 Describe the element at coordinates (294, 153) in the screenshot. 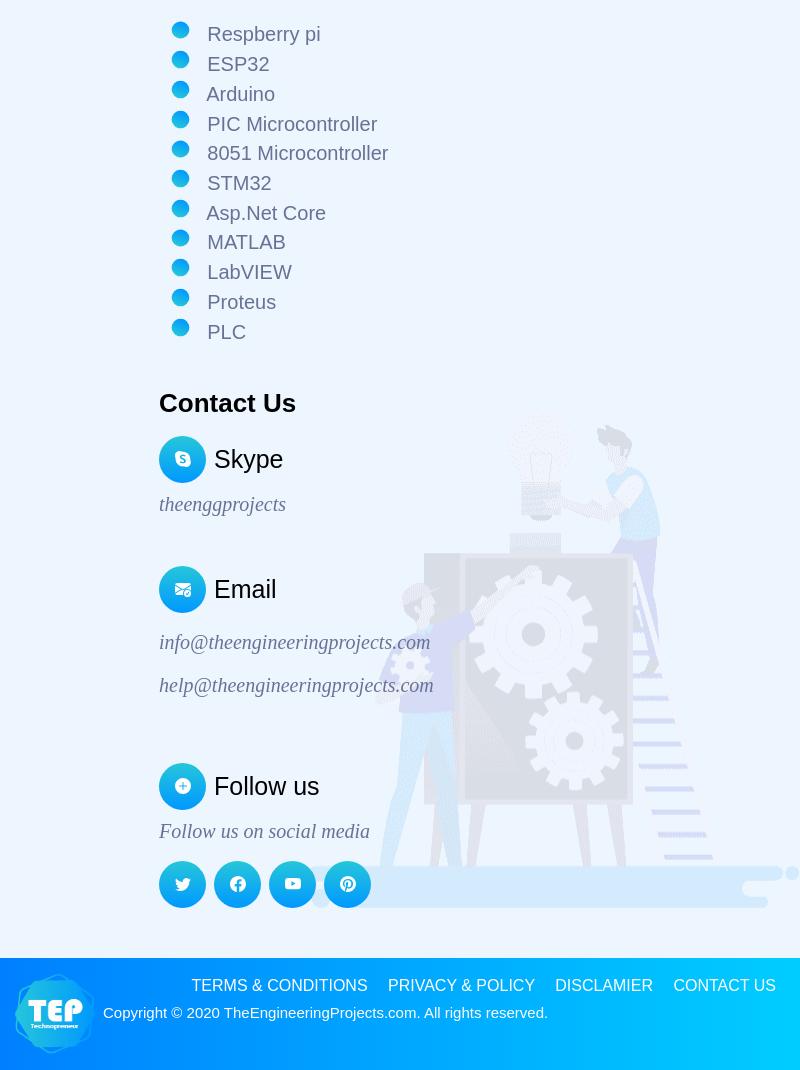

I see `'8051 Microcontroller'` at that location.